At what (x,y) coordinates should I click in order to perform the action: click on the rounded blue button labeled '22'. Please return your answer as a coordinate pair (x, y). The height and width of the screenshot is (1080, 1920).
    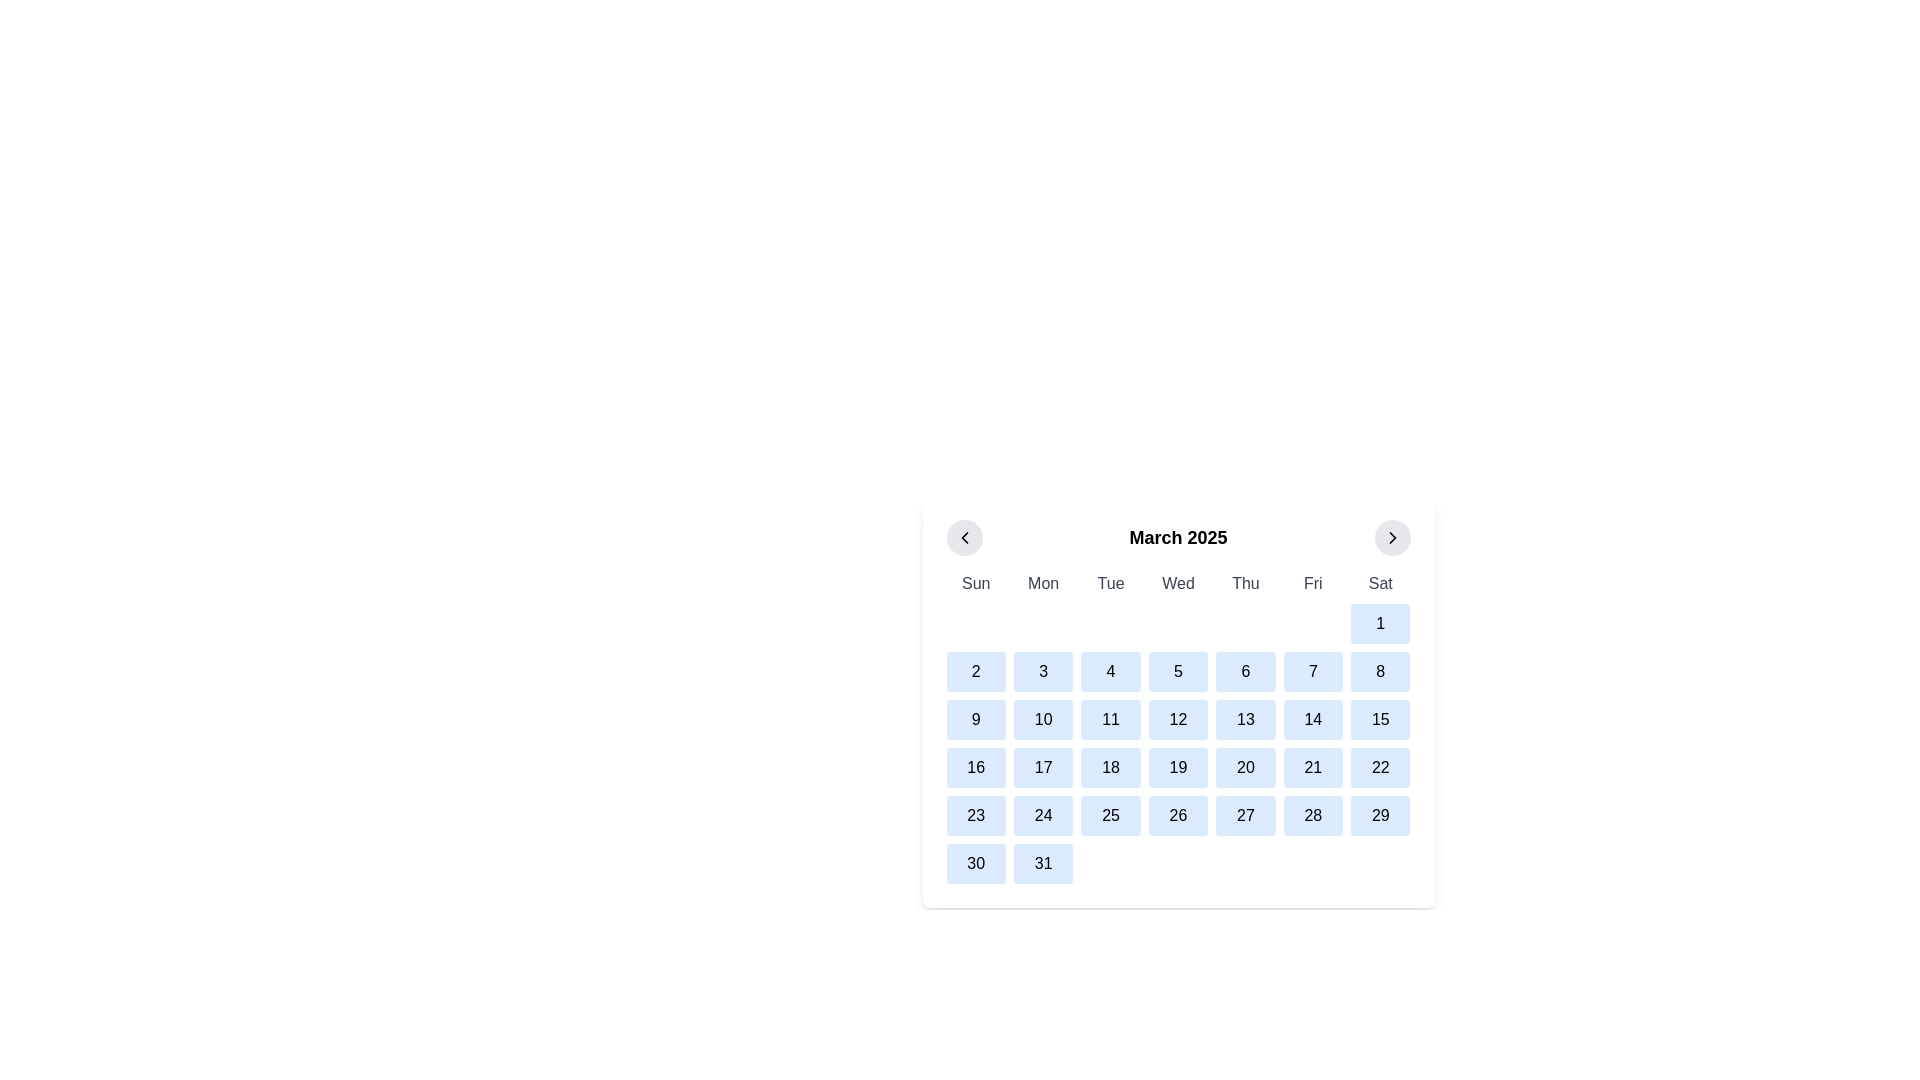
    Looking at the image, I should click on (1379, 766).